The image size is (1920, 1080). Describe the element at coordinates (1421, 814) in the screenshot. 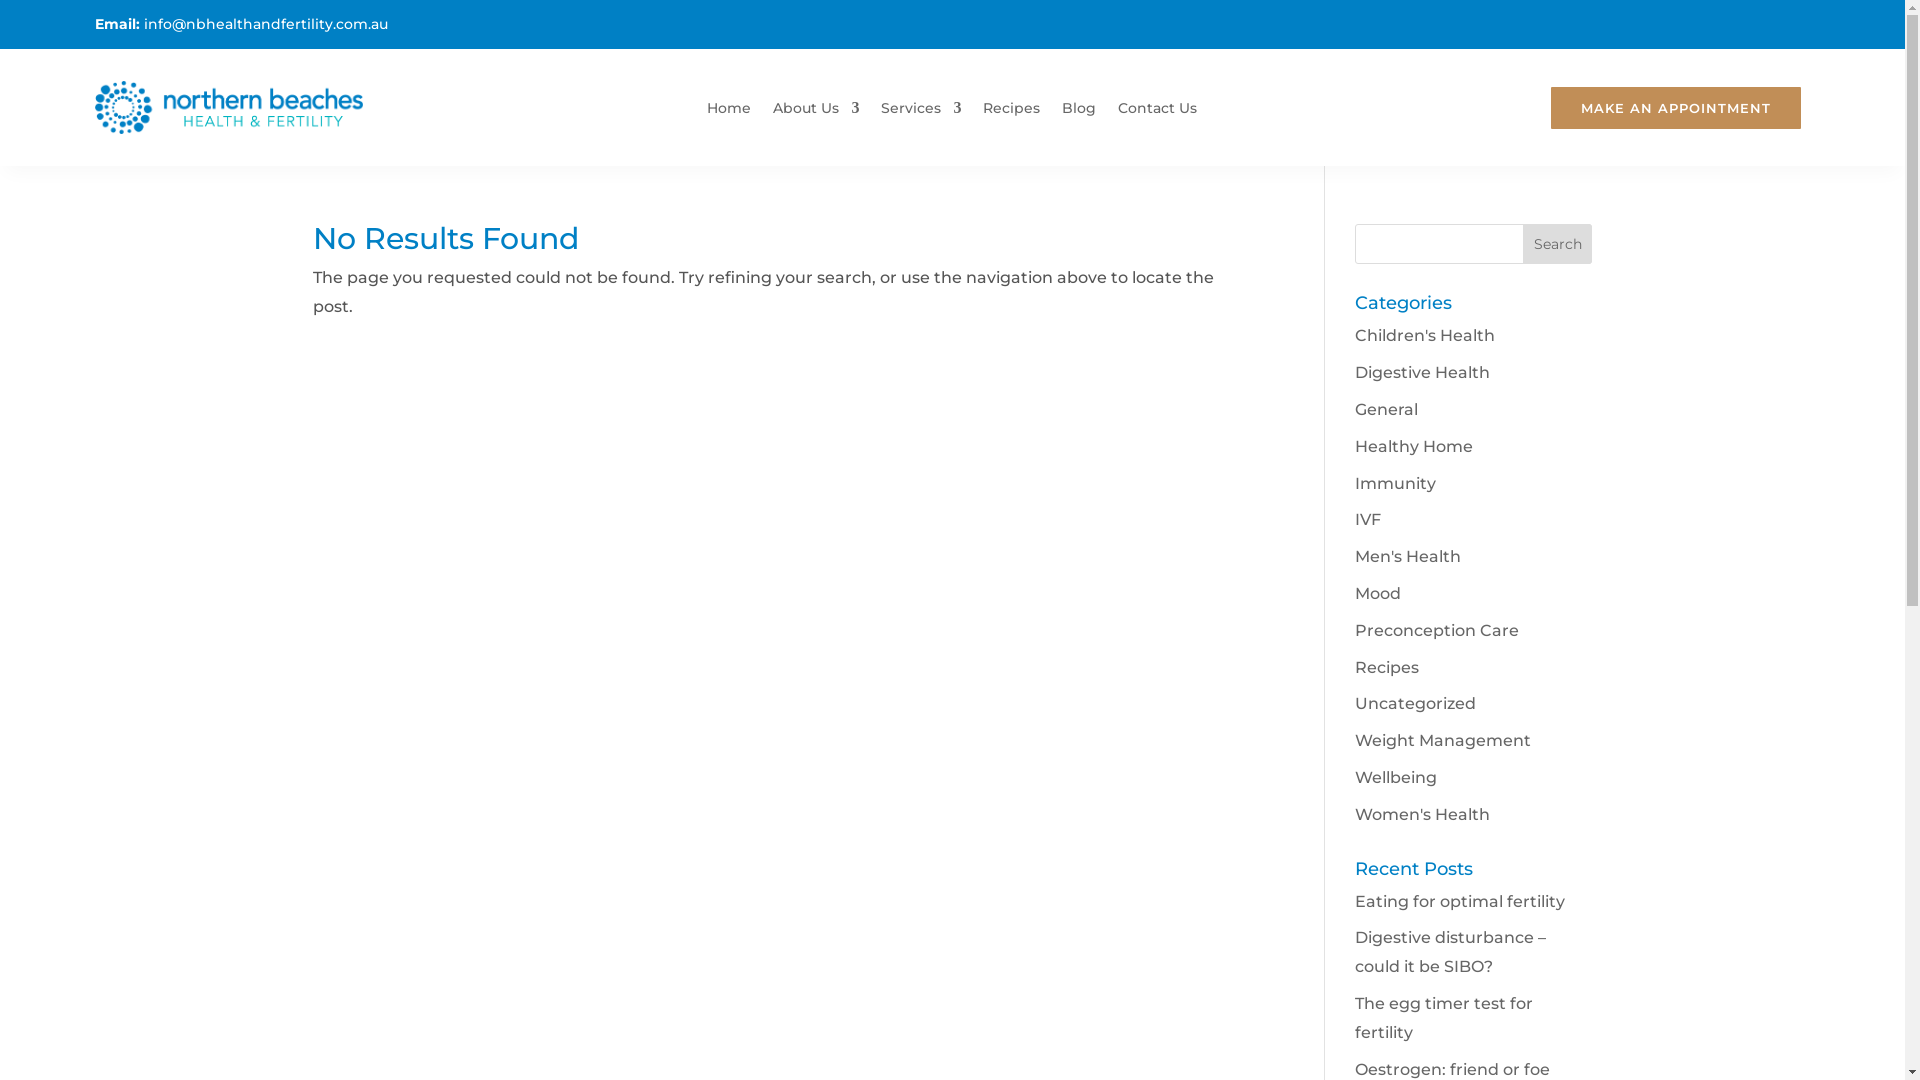

I see `'Women's Health'` at that location.